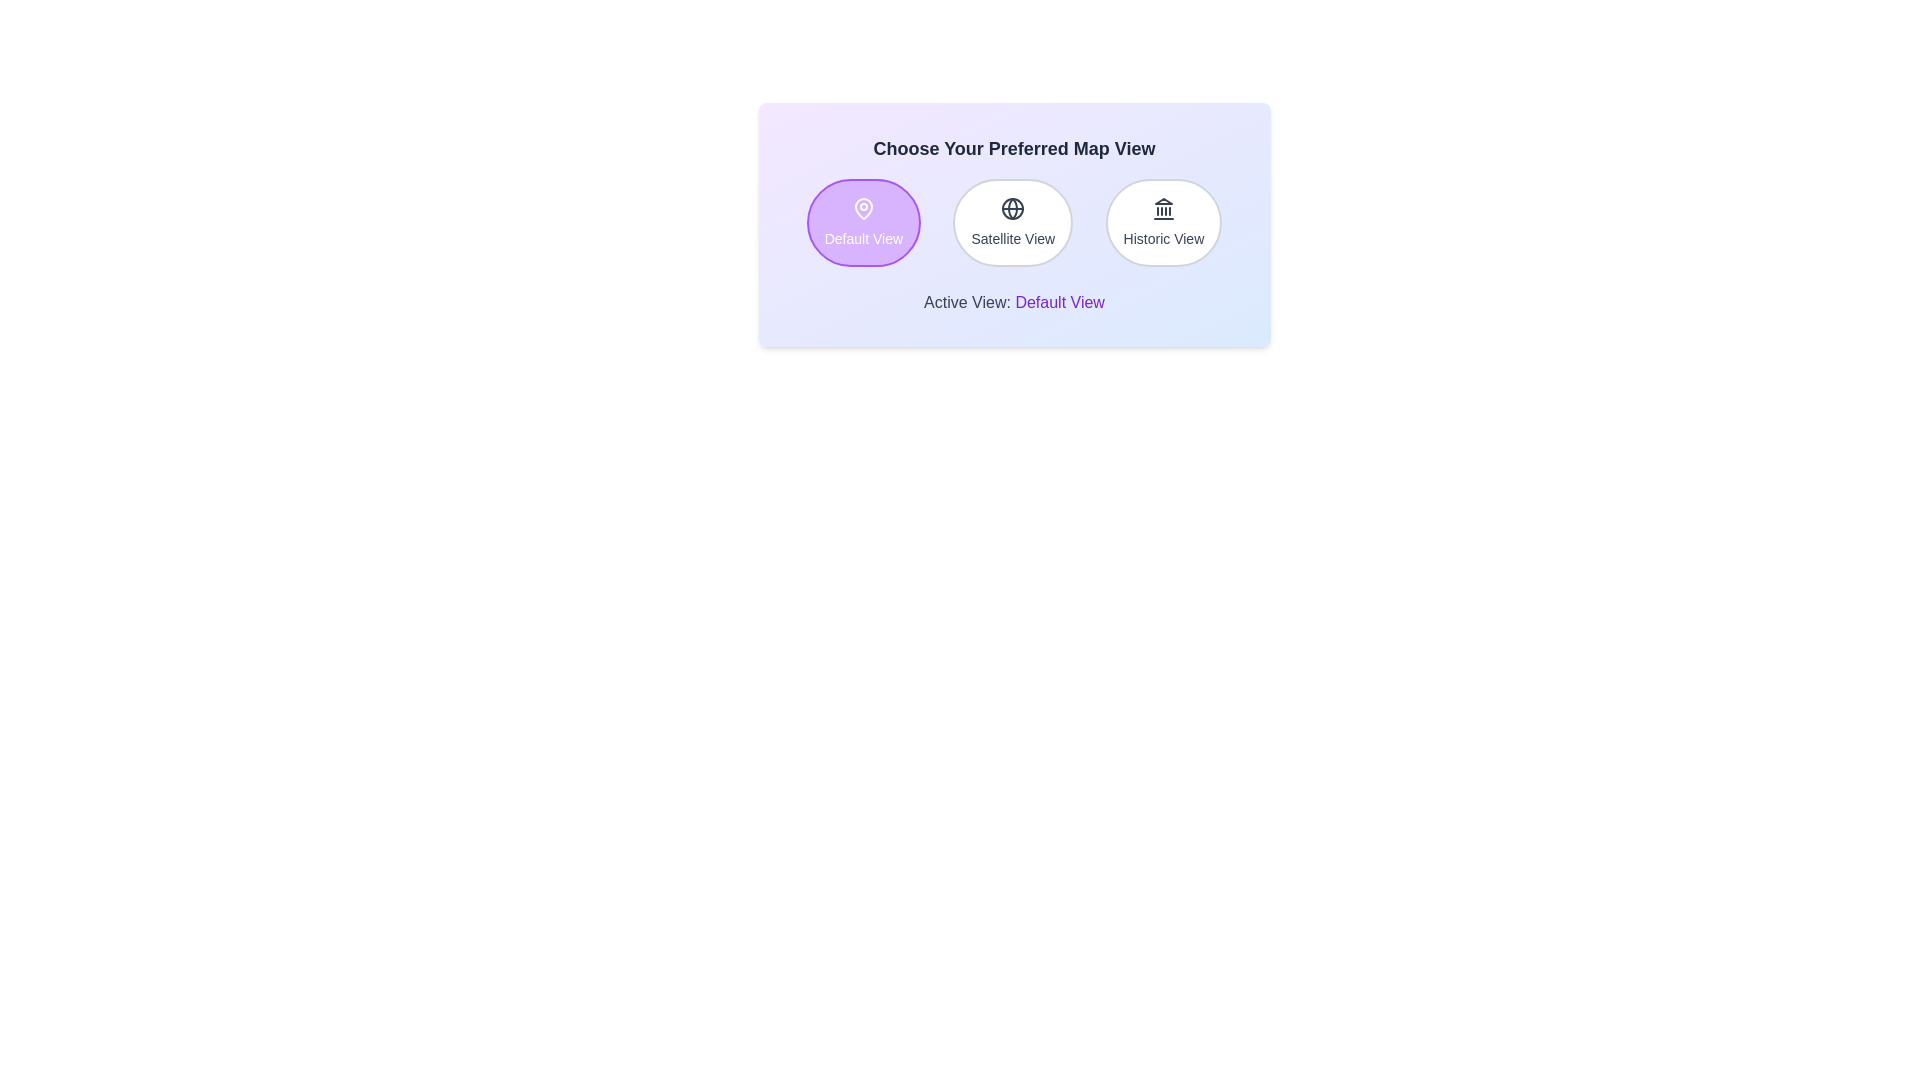  What do you see at coordinates (1013, 223) in the screenshot?
I see `the map view to Satellite View` at bounding box center [1013, 223].